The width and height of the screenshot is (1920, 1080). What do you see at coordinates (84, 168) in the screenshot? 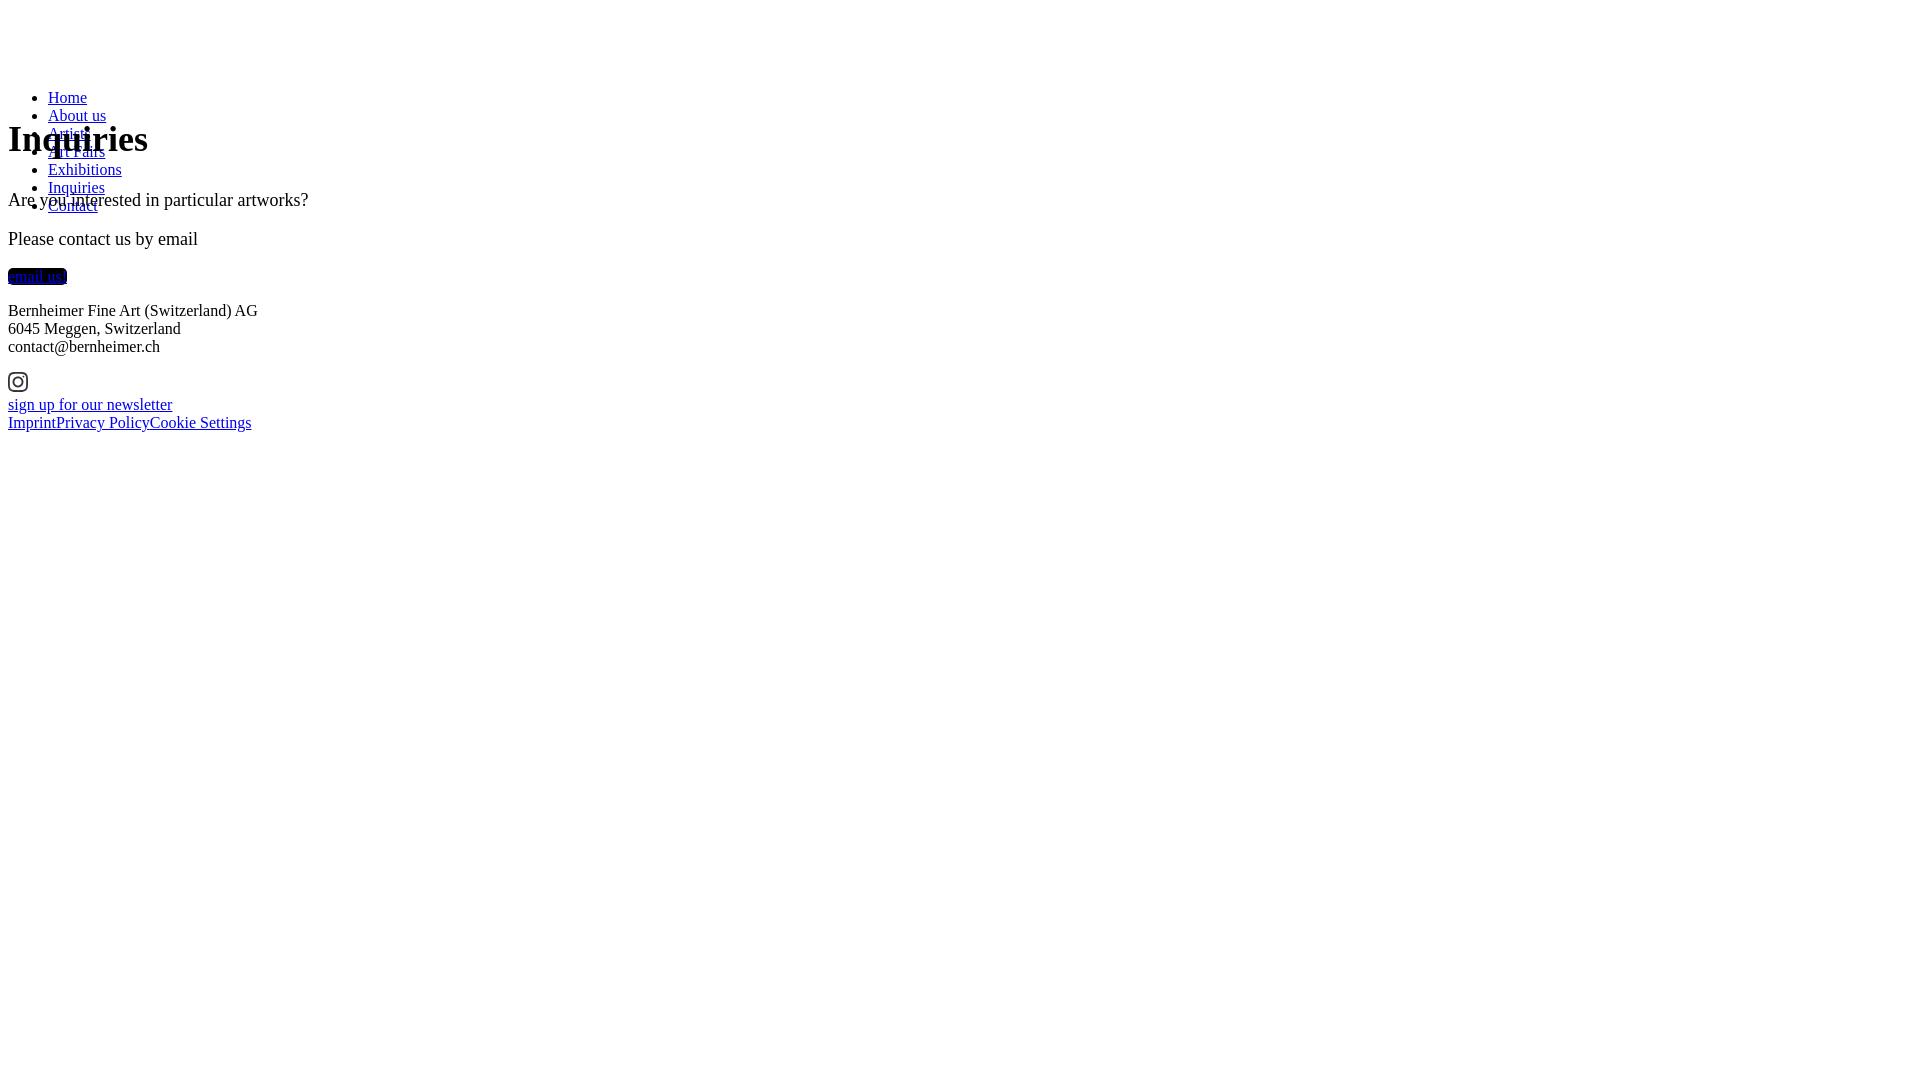
I see `'Exhibitions'` at bounding box center [84, 168].